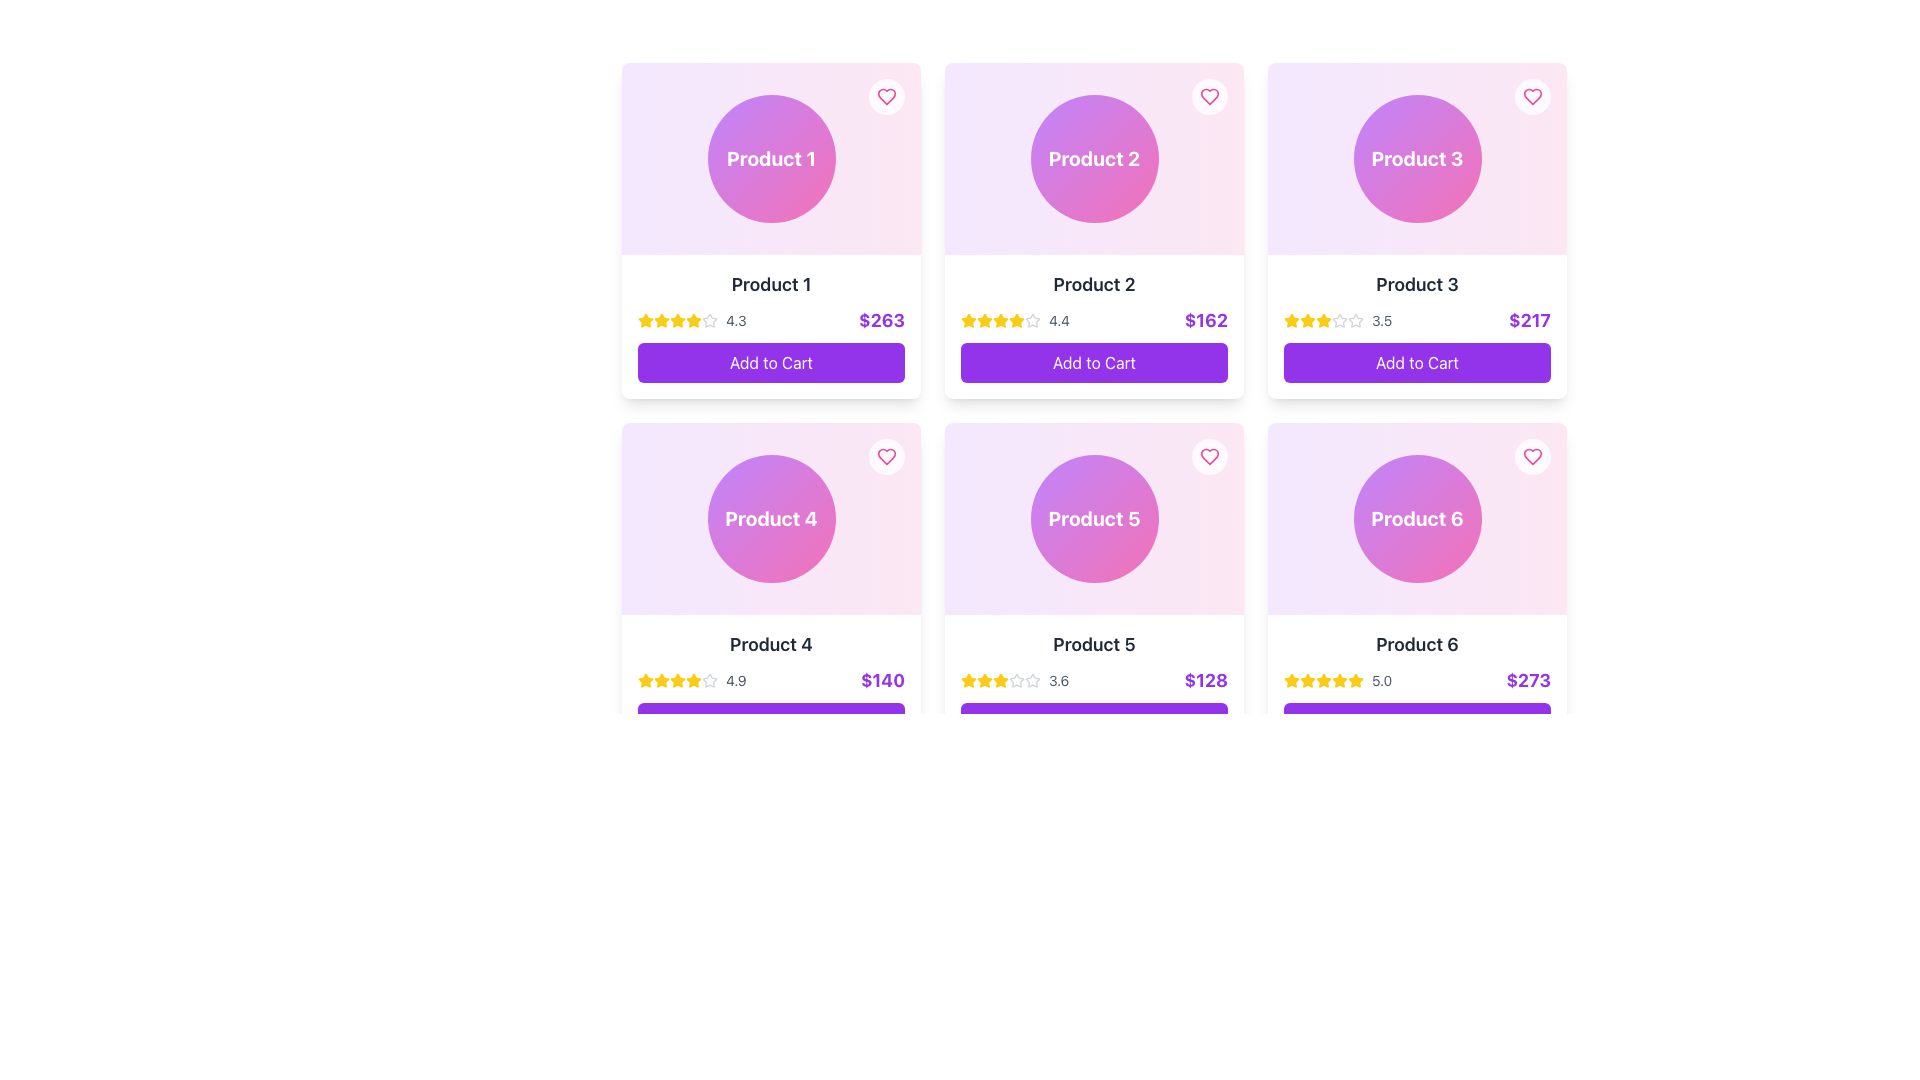 The width and height of the screenshot is (1920, 1080). Describe the element at coordinates (710, 680) in the screenshot. I see `the appearance of the unrated star icon located in the bottom section of the 'Product 4' card, which is the last icon in a series of five star icons, aligned to the left of the numeric rating value '4.9'` at that location.